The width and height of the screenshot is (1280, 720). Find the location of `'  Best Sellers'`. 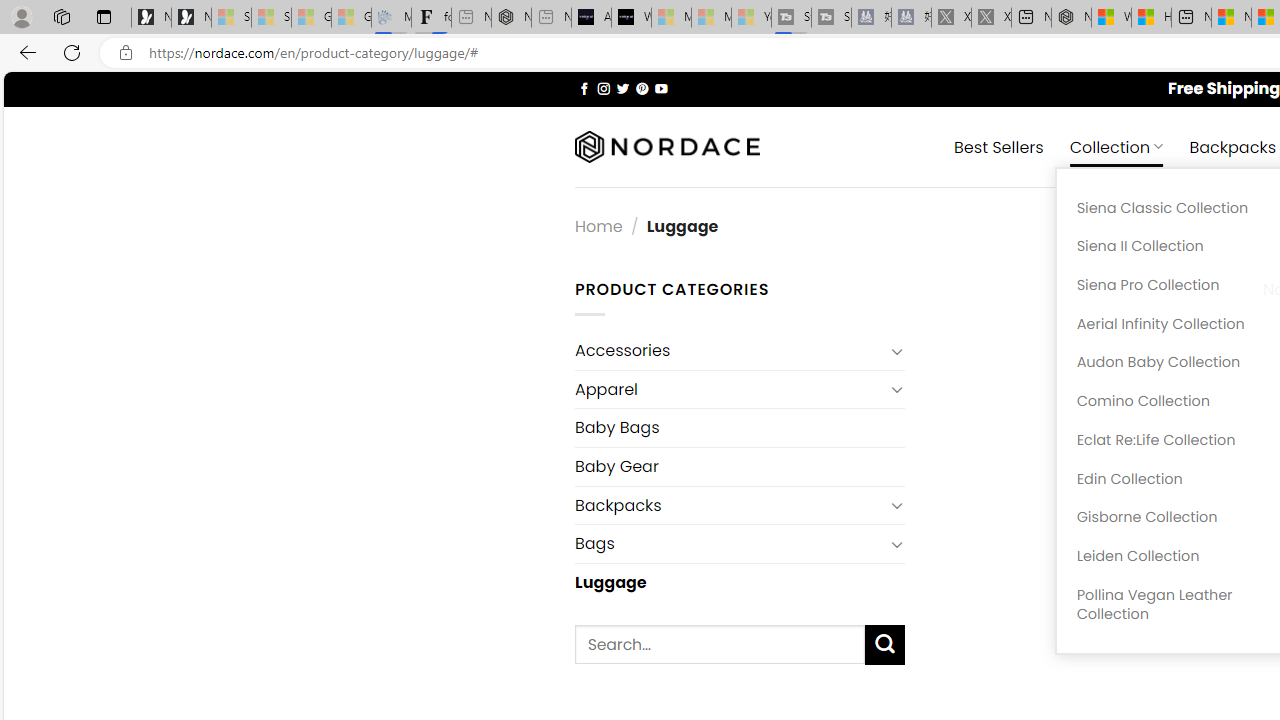

'  Best Sellers' is located at coordinates (999, 145).